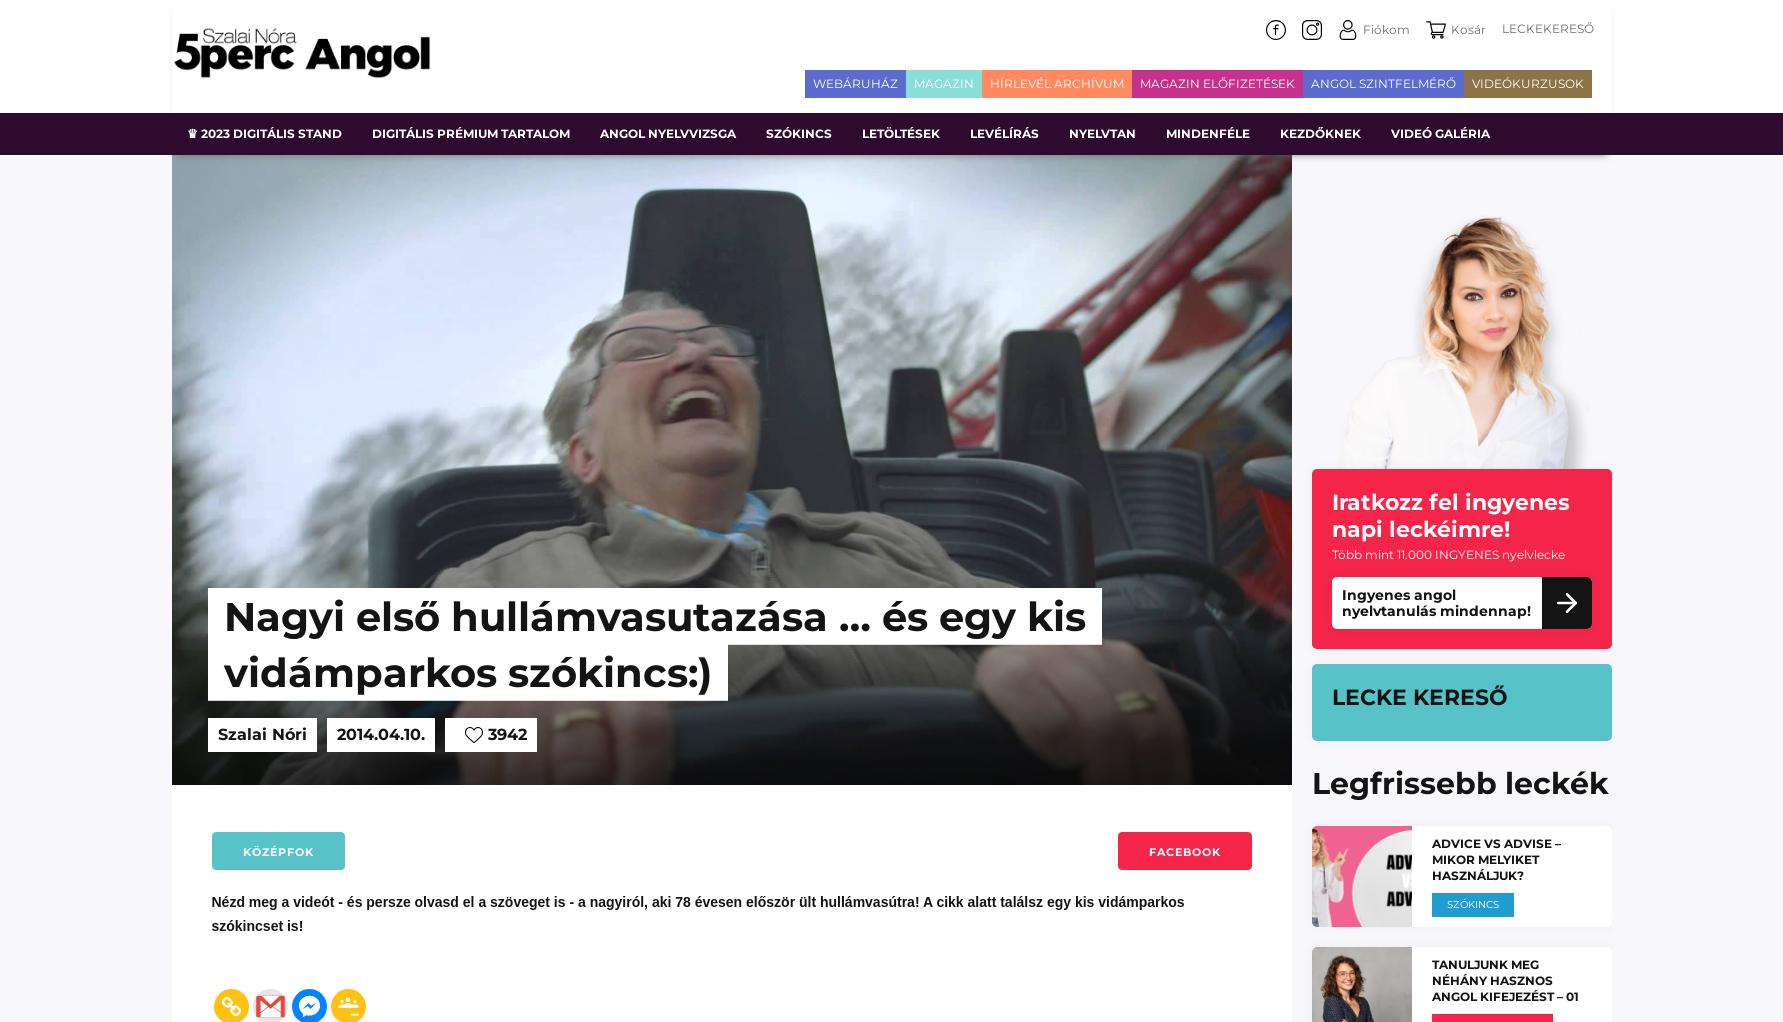 The image size is (1783, 1022). Describe the element at coordinates (1431, 978) in the screenshot. I see `'Tanuljunk meg néhány hasznos angol kifejezést – 01'` at that location.